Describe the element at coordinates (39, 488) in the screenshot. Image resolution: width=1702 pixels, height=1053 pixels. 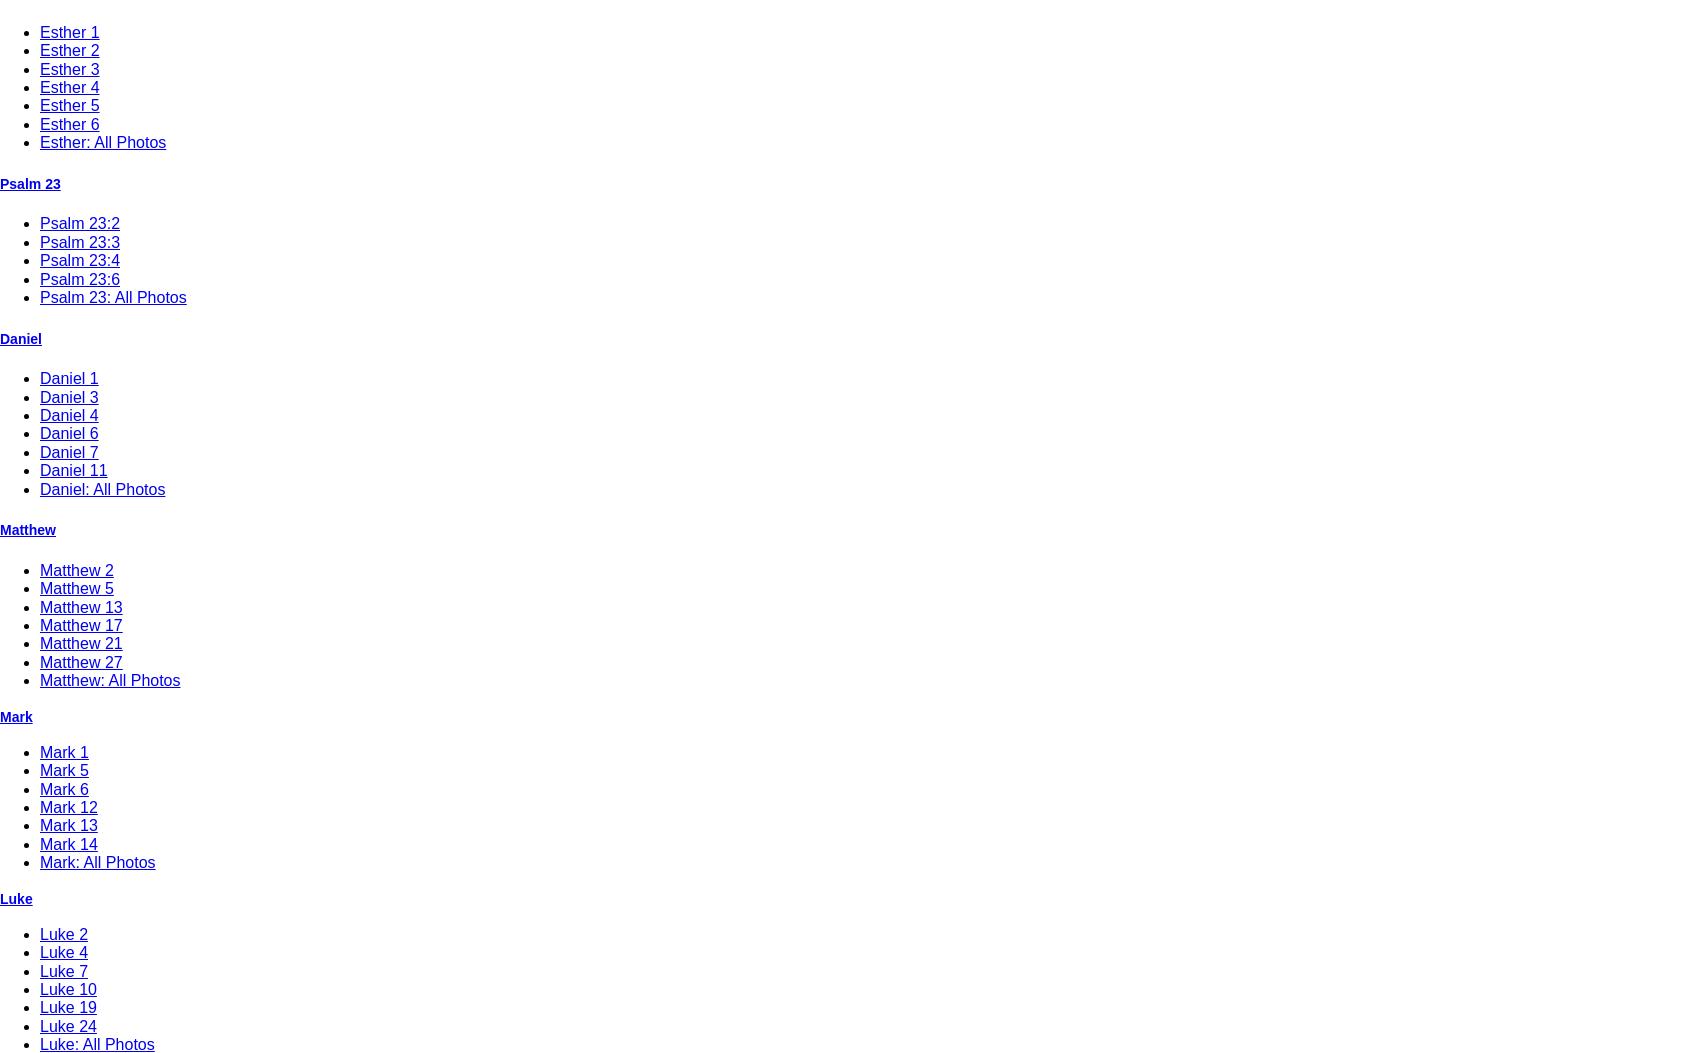
I see `'Daniel: All Photos'` at that location.